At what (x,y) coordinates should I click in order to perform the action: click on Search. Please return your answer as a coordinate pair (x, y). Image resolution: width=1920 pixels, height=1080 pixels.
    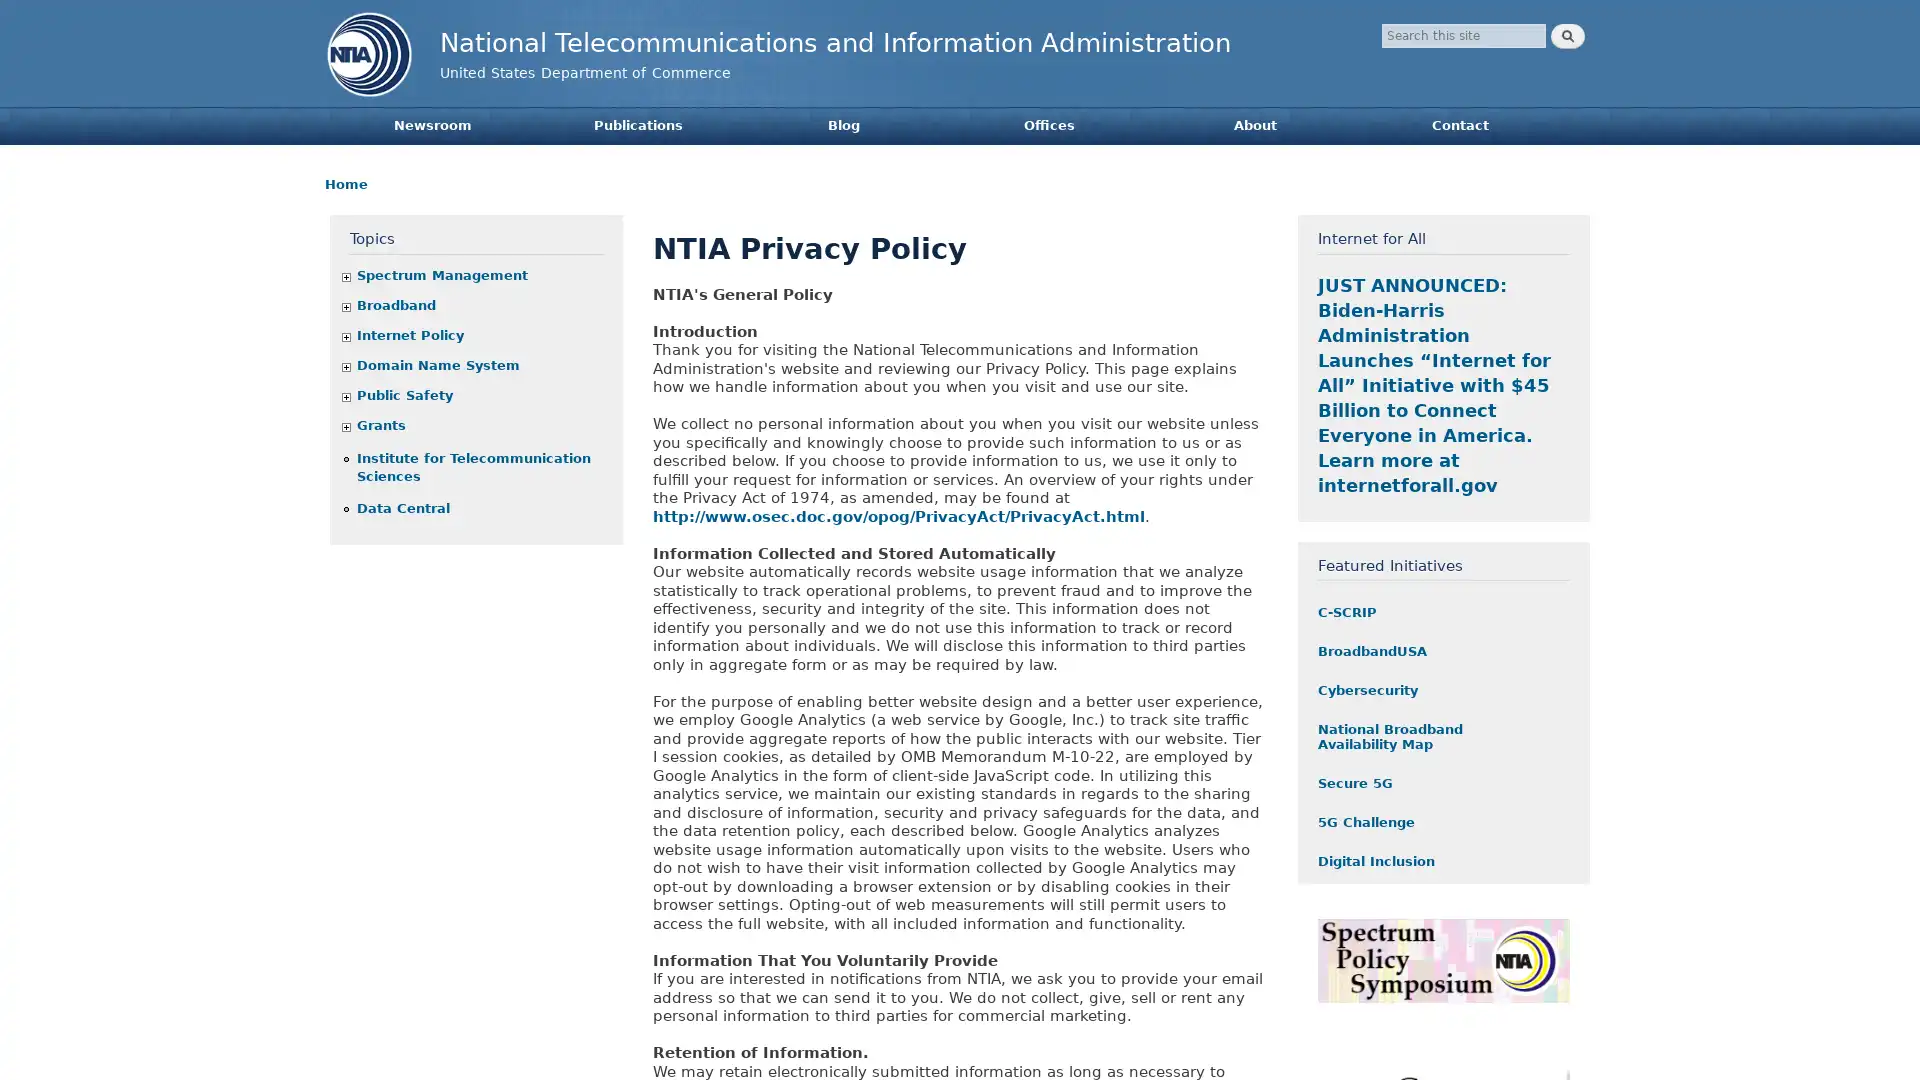
    Looking at the image, I should click on (1567, 36).